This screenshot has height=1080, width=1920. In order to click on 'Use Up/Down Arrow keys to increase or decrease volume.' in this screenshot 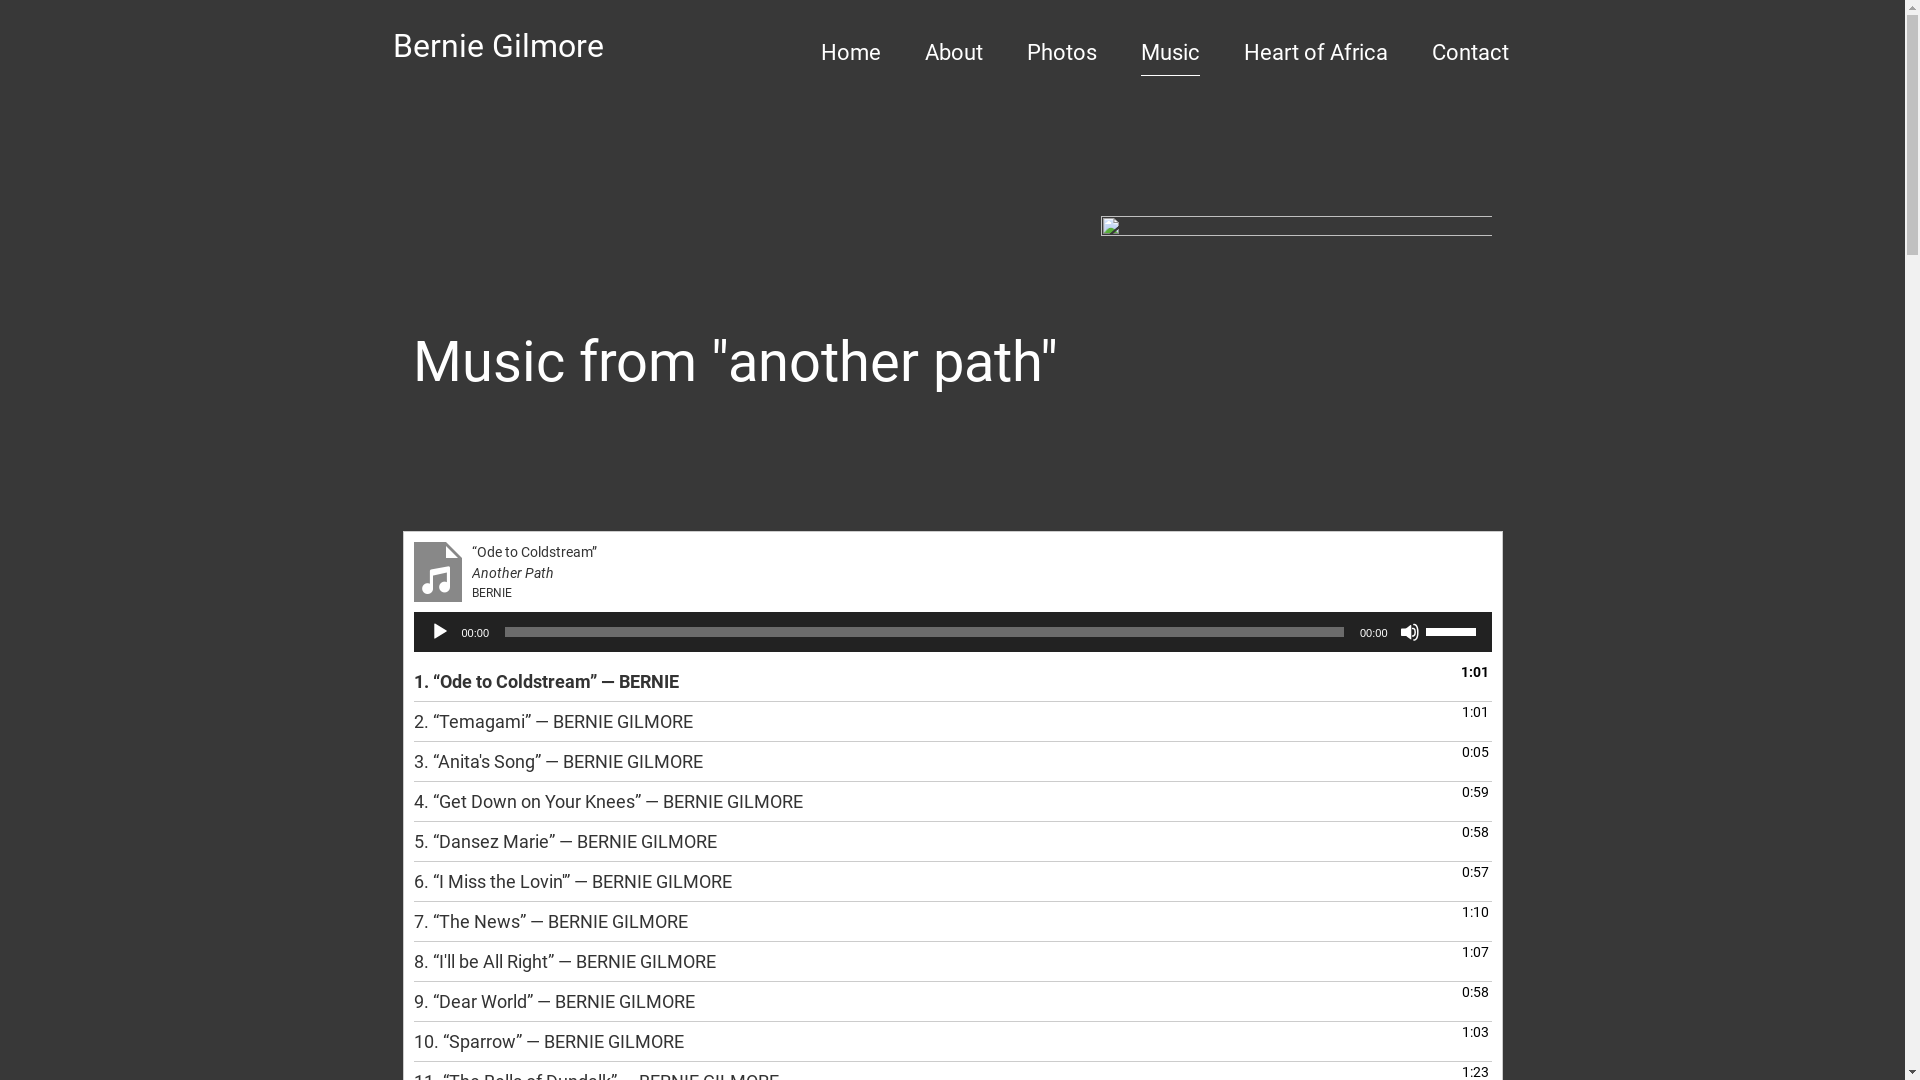, I will do `click(1454, 628)`.